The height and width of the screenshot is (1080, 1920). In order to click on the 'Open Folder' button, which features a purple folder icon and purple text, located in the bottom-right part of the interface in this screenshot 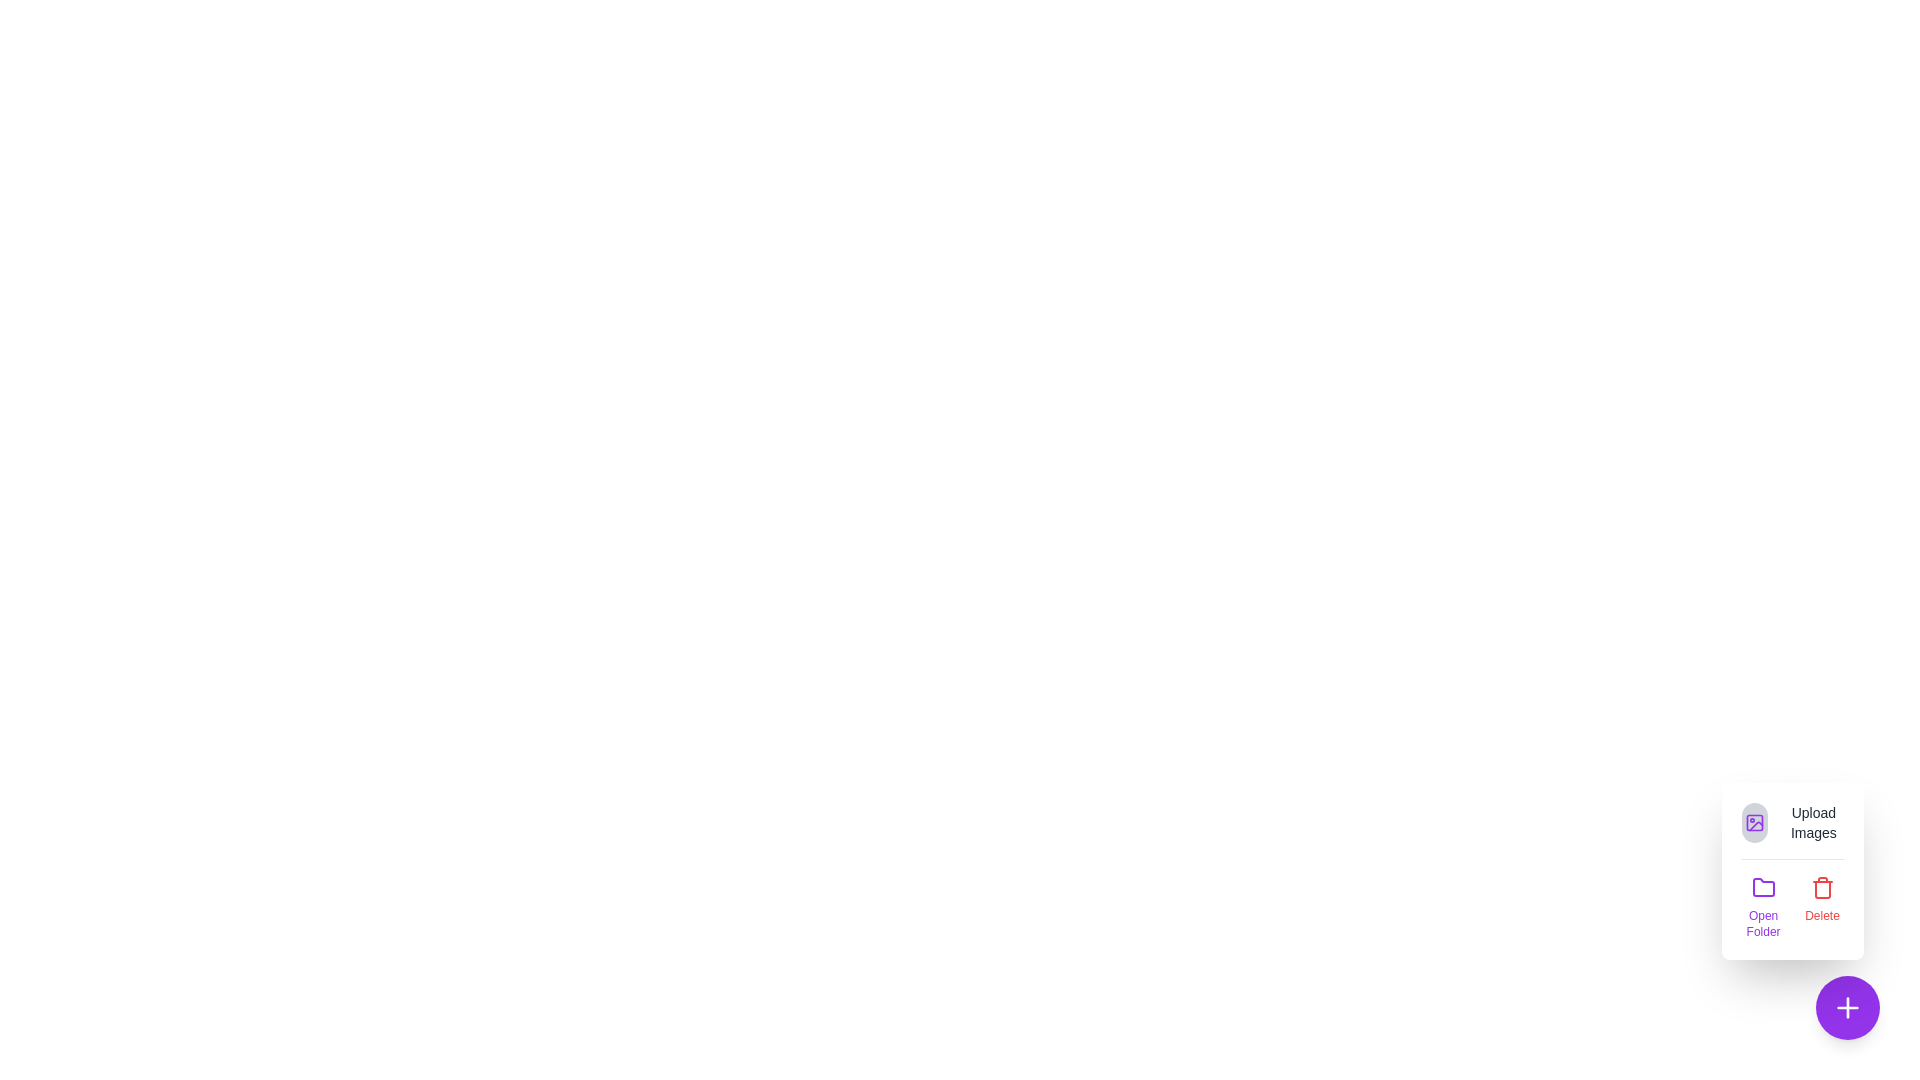, I will do `click(1763, 907)`.